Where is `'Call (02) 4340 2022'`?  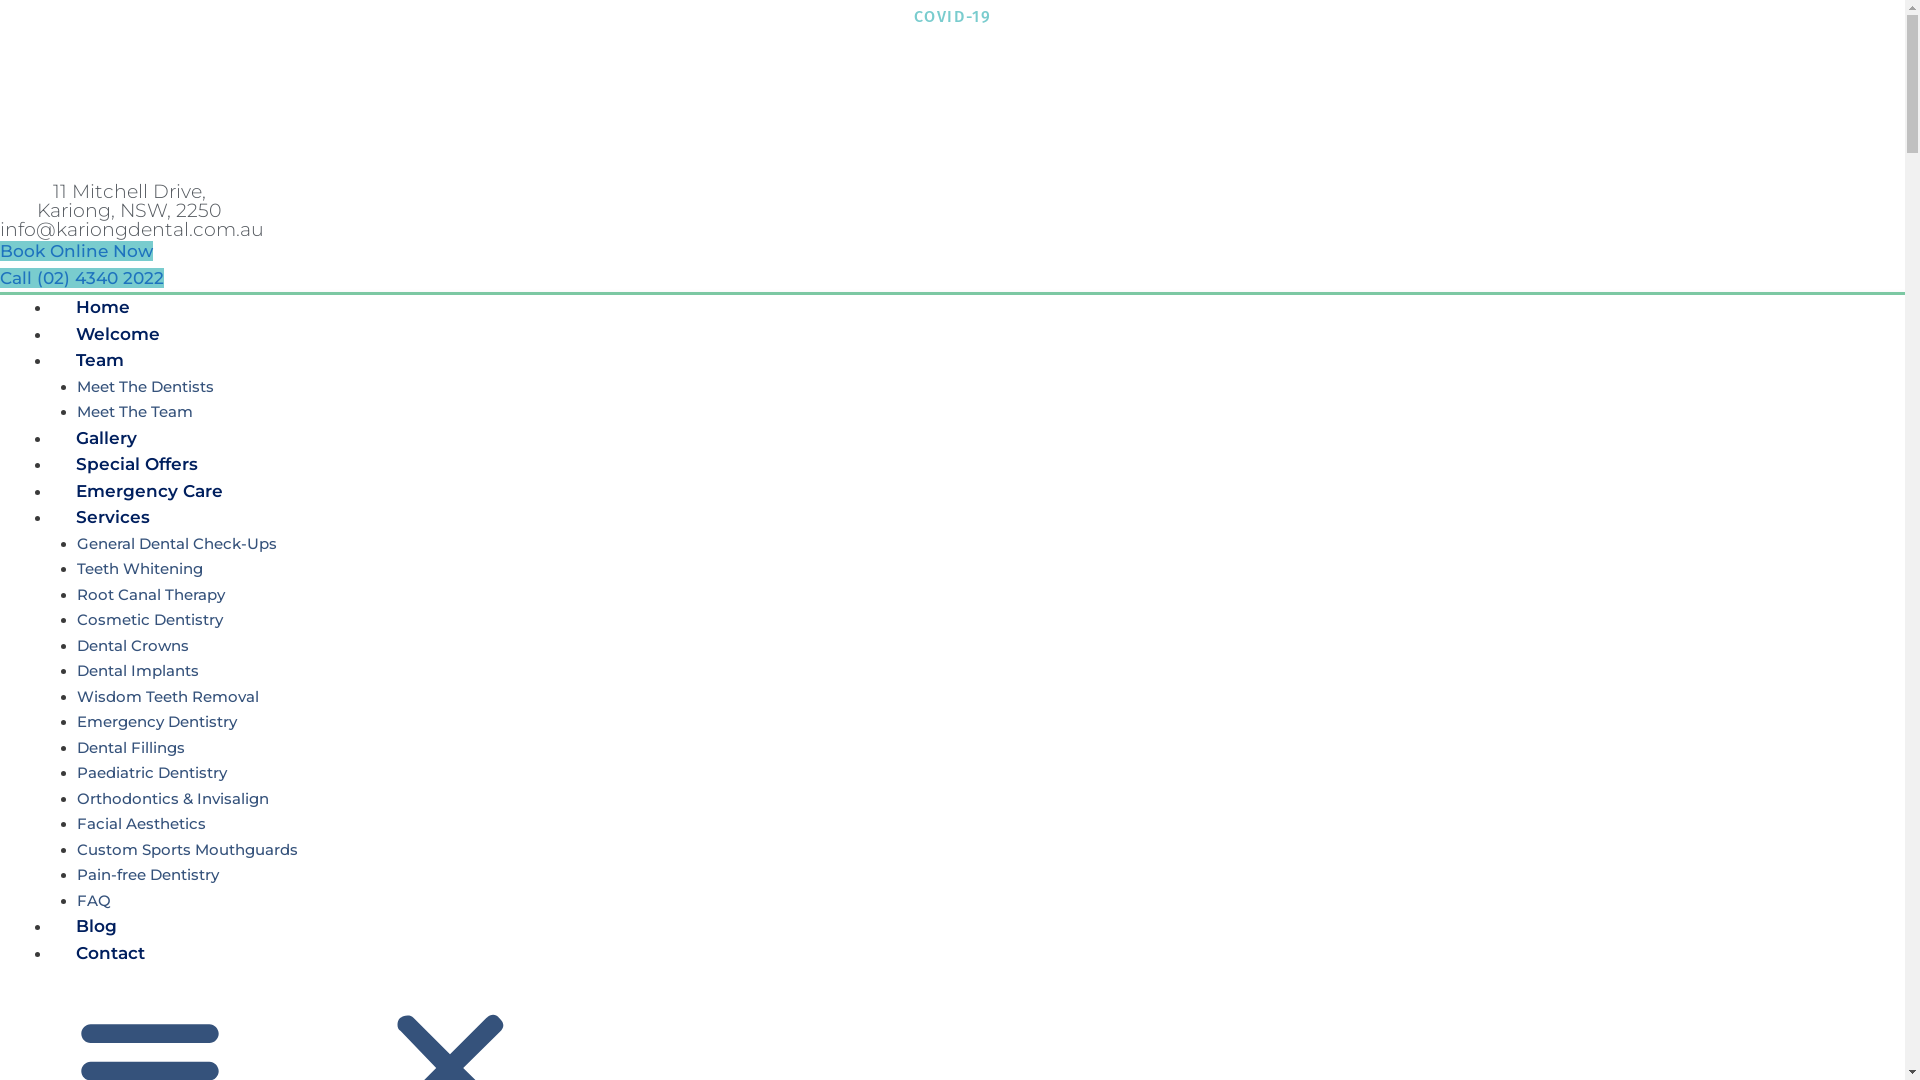
'Call (02) 4340 2022' is located at coordinates (80, 277).